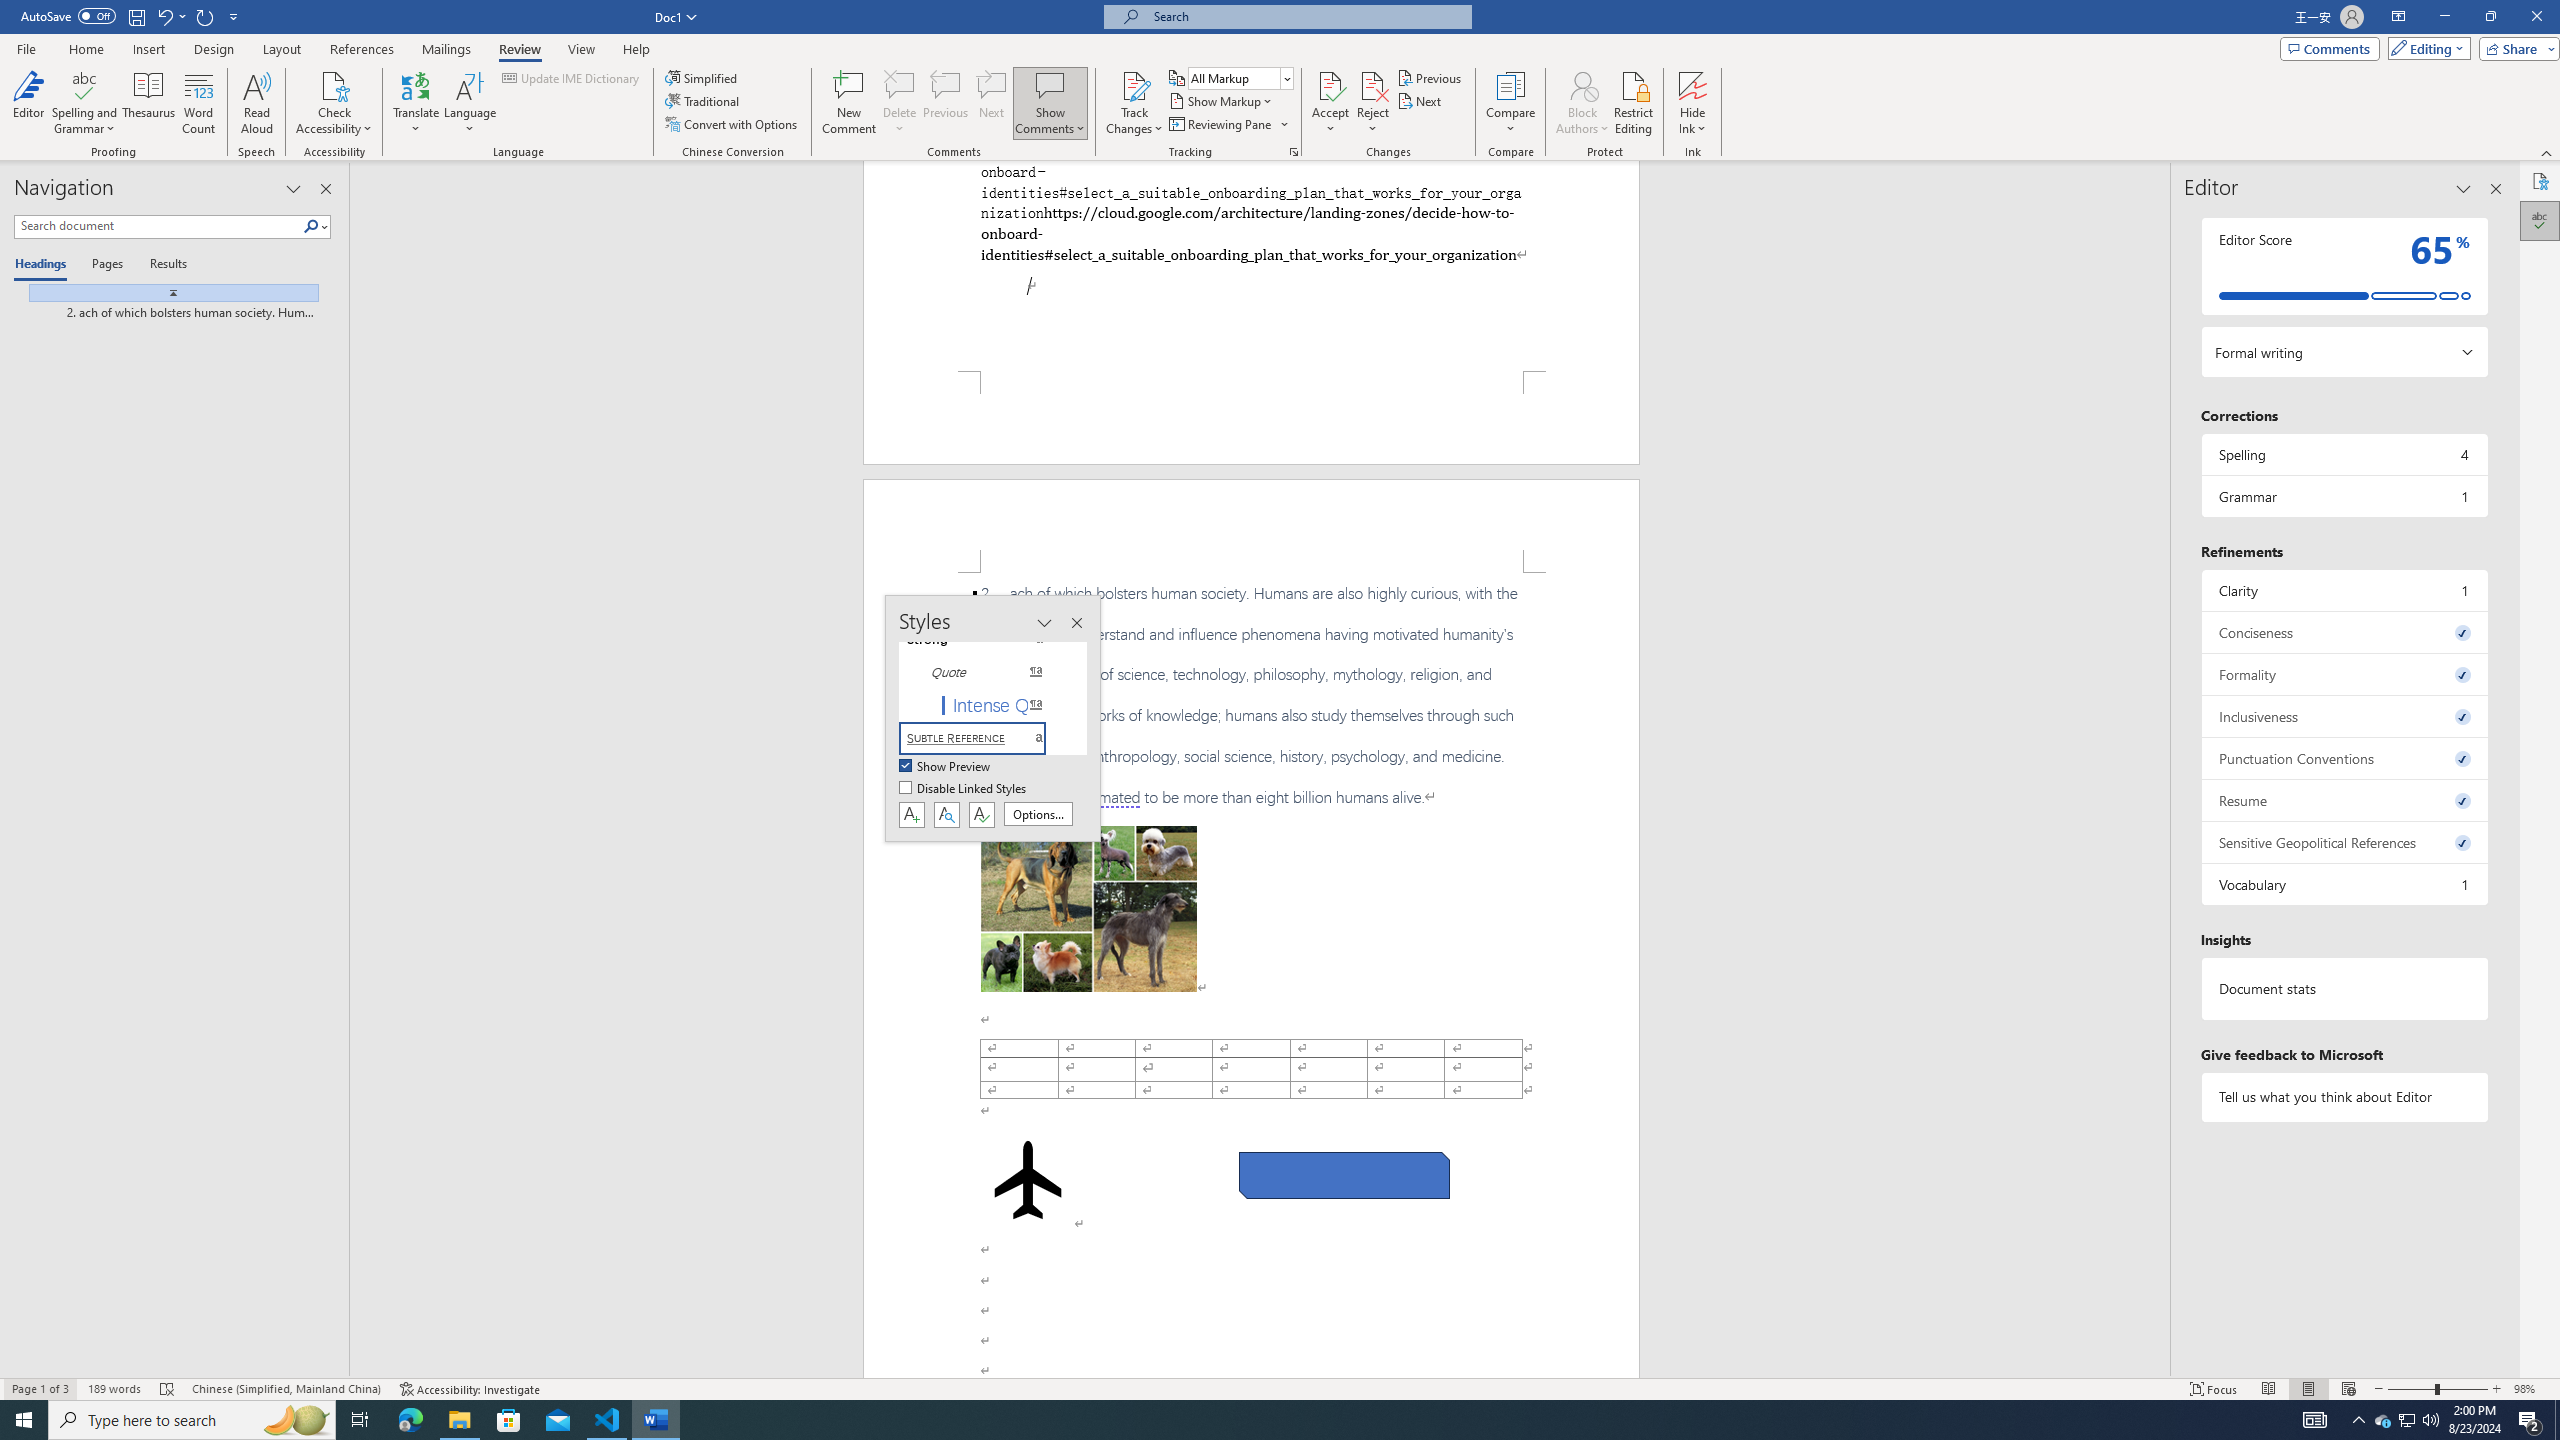 This screenshot has width=2560, height=1440. What do you see at coordinates (704, 77) in the screenshot?
I see `'Simplified'` at bounding box center [704, 77].